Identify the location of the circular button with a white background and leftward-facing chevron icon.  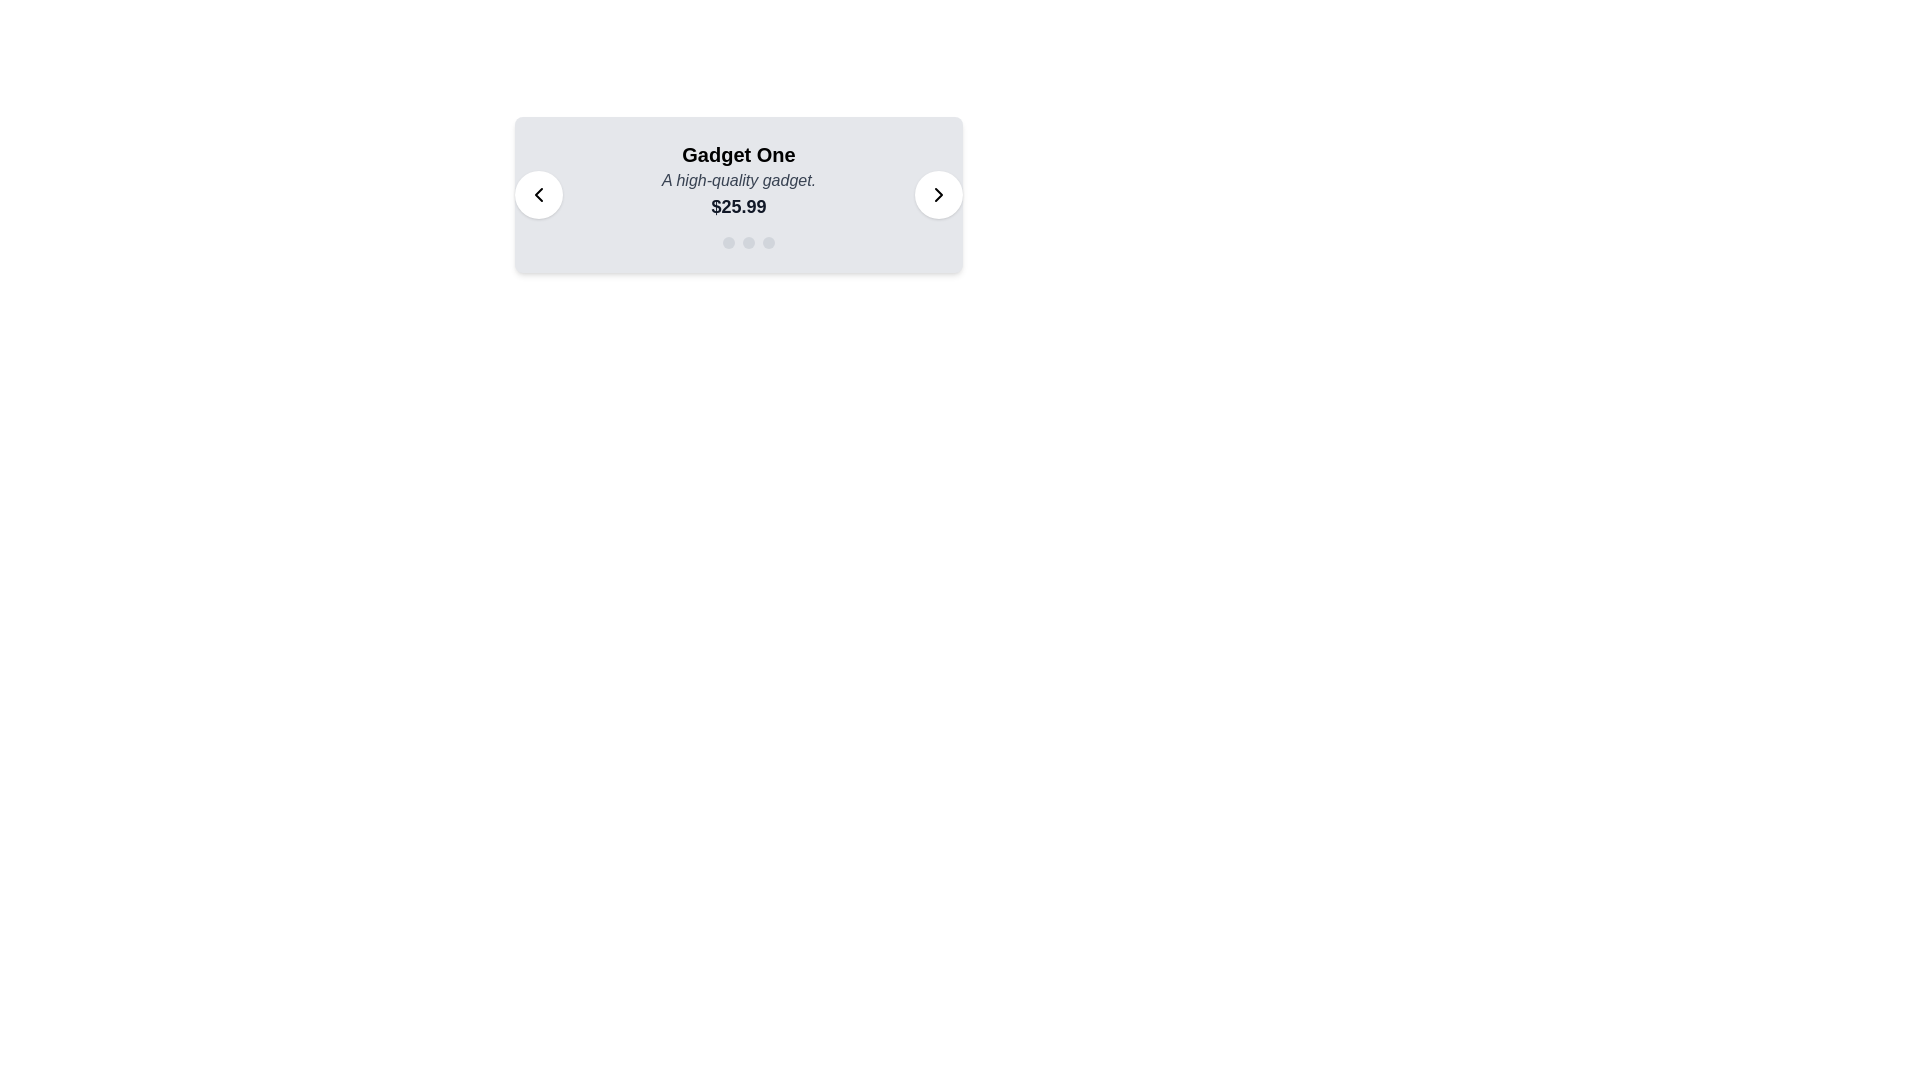
(538, 195).